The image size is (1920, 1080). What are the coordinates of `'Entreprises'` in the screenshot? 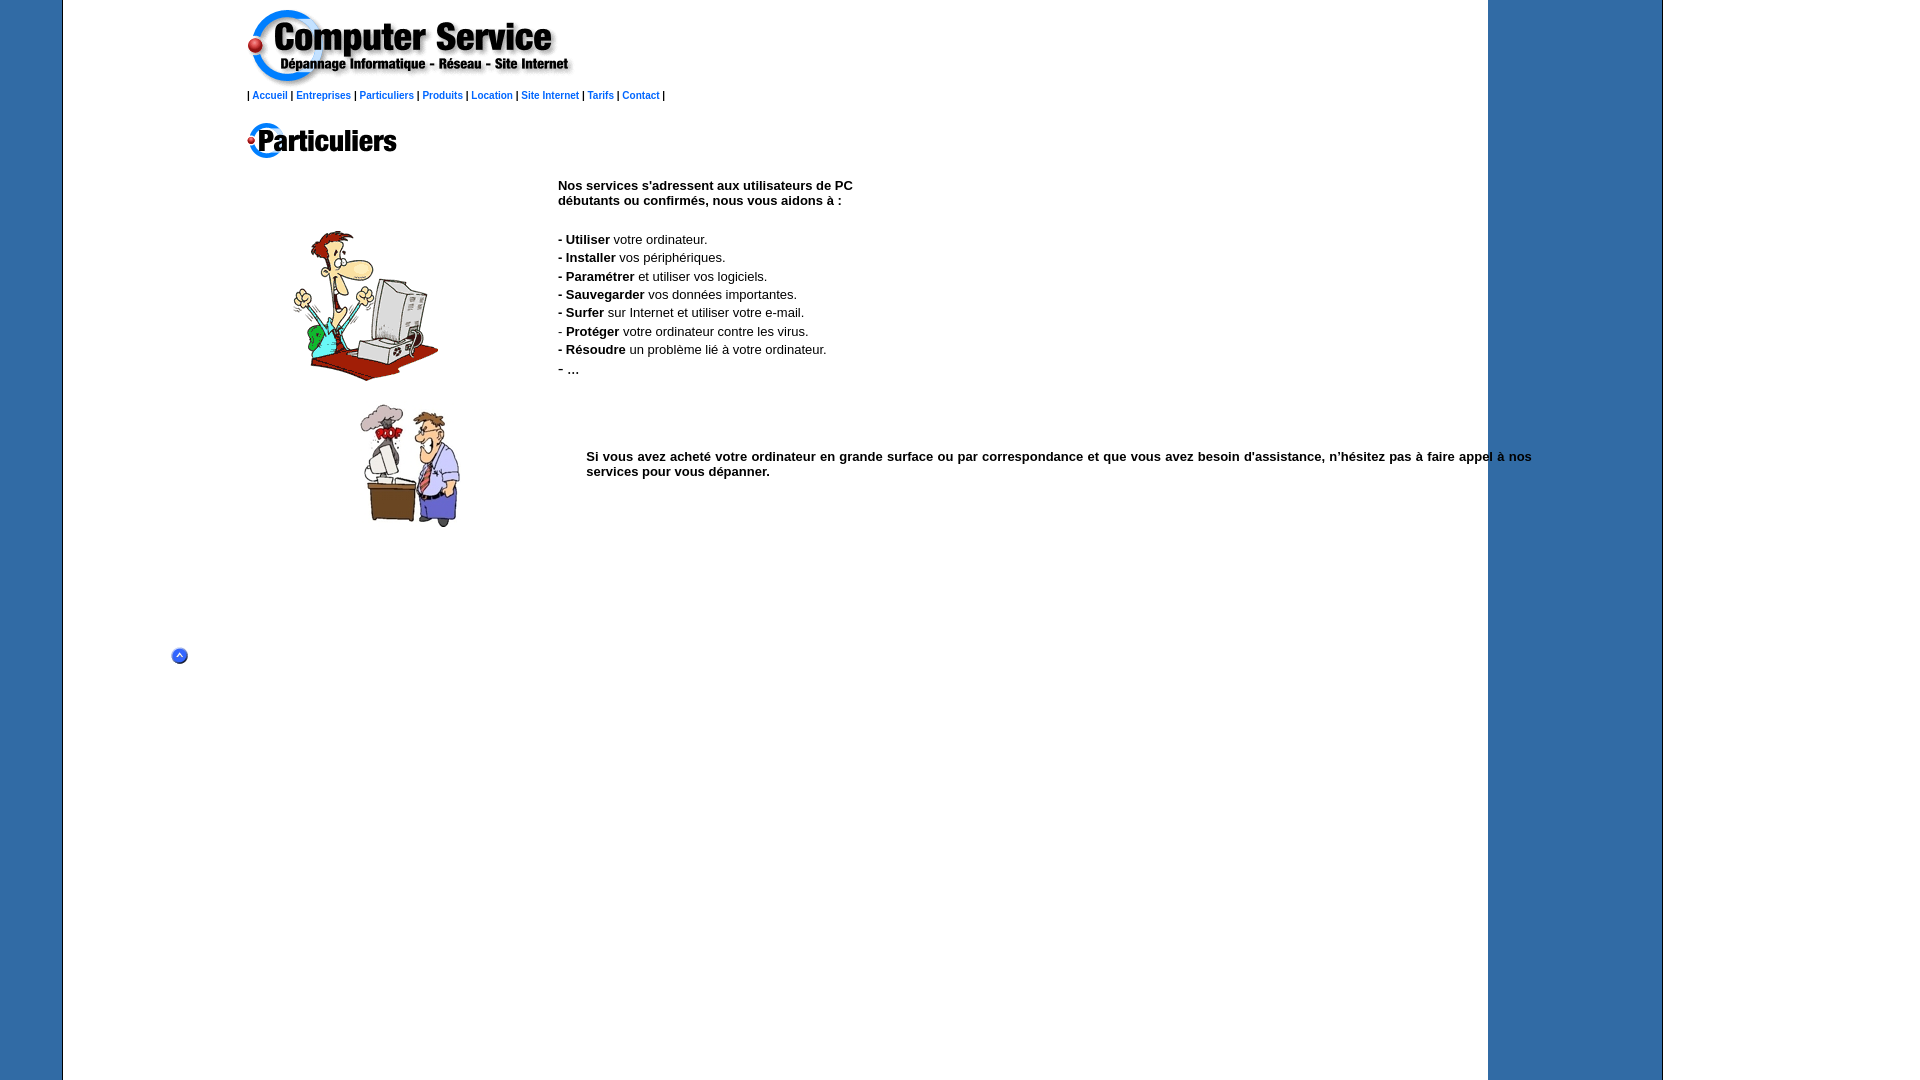 It's located at (323, 95).